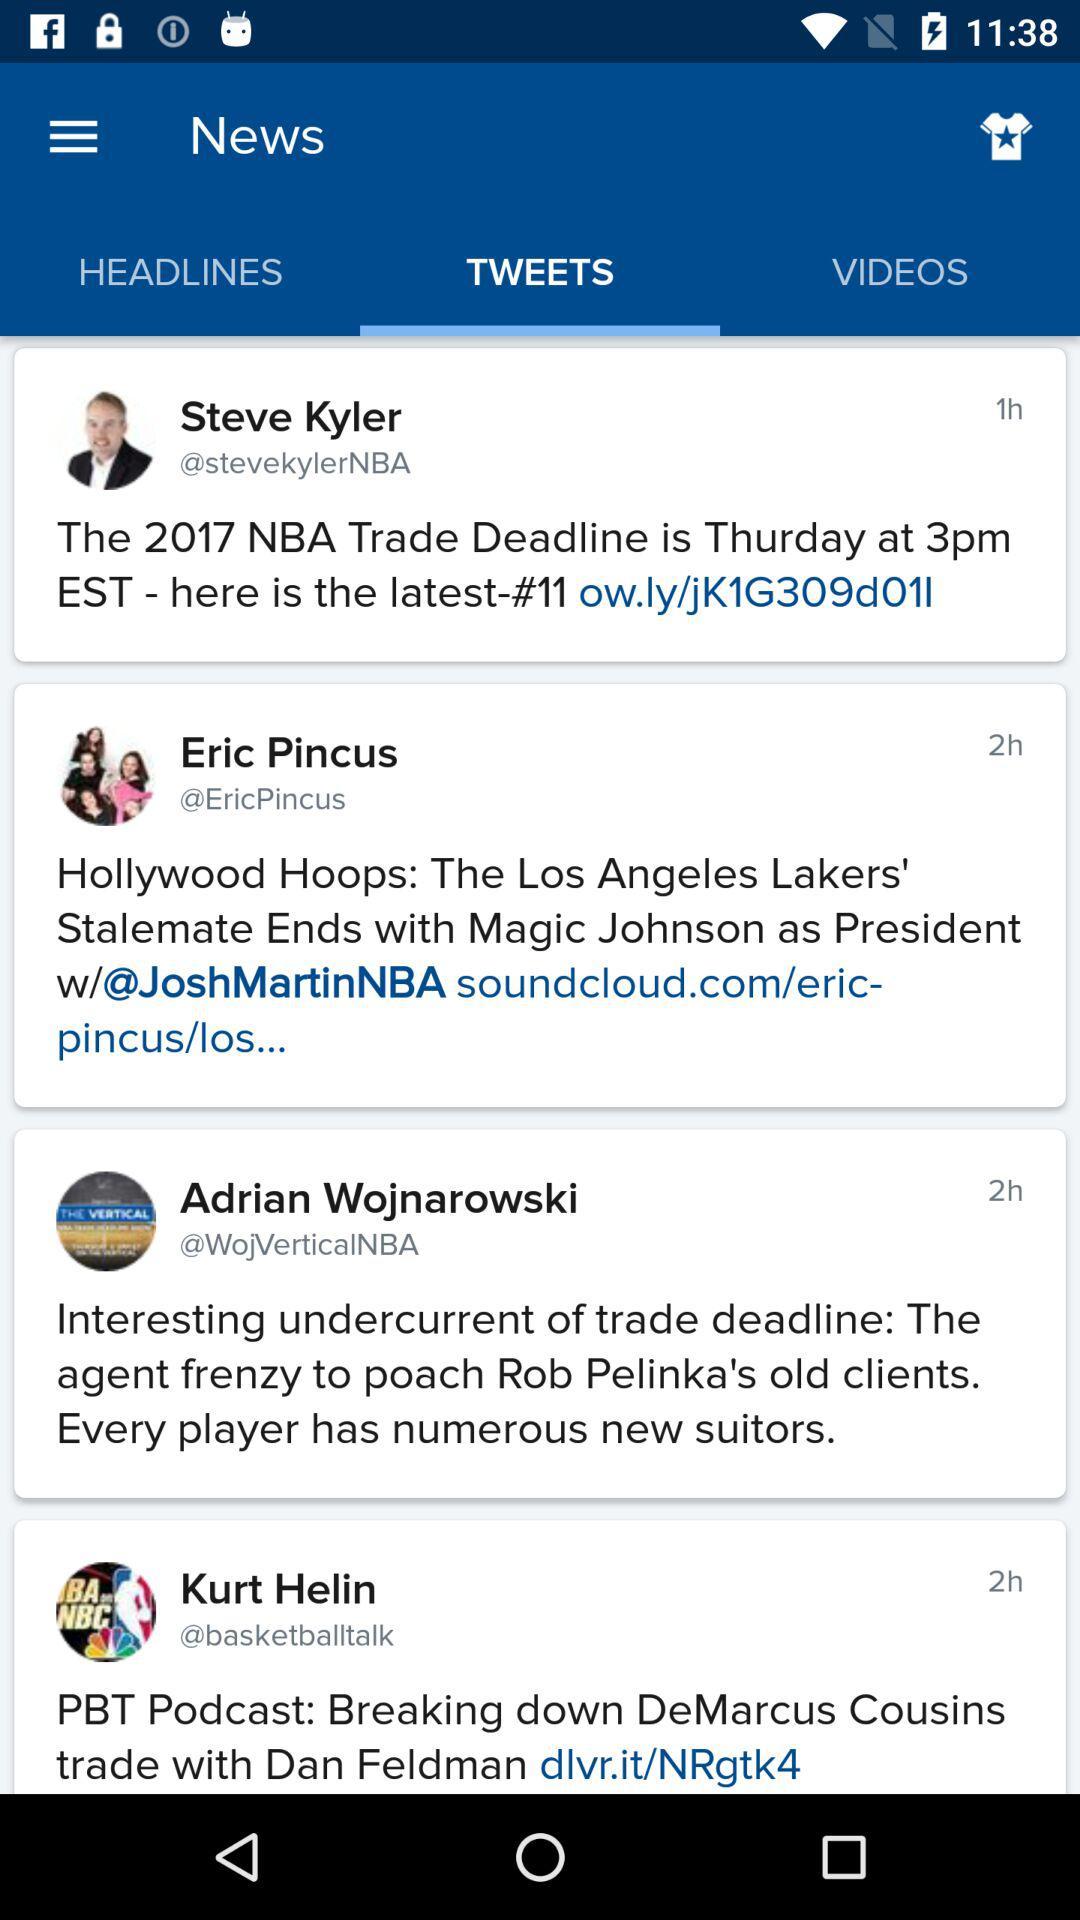 This screenshot has width=1080, height=1920. Describe the element at coordinates (1006, 135) in the screenshot. I see `favorites` at that location.